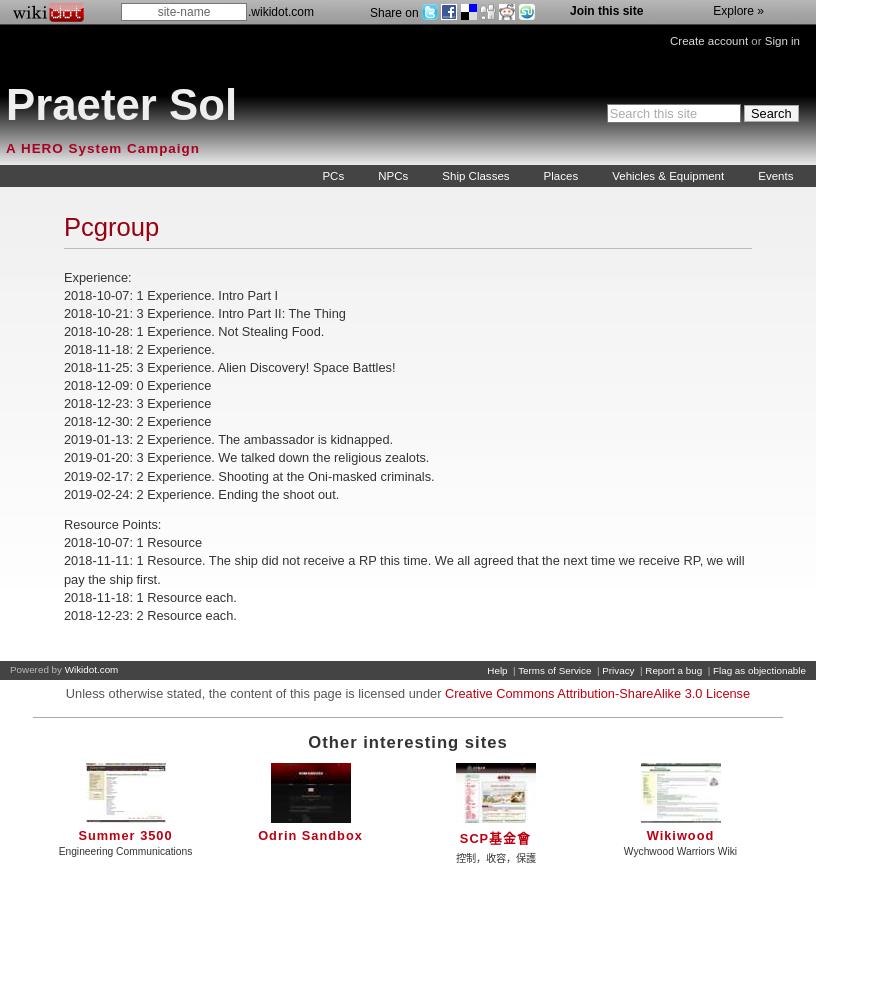 This screenshot has height=1000, width=886. What do you see at coordinates (661, 217) in the screenshot?
I see `'Weapons, Armor, & Gadgets'` at bounding box center [661, 217].